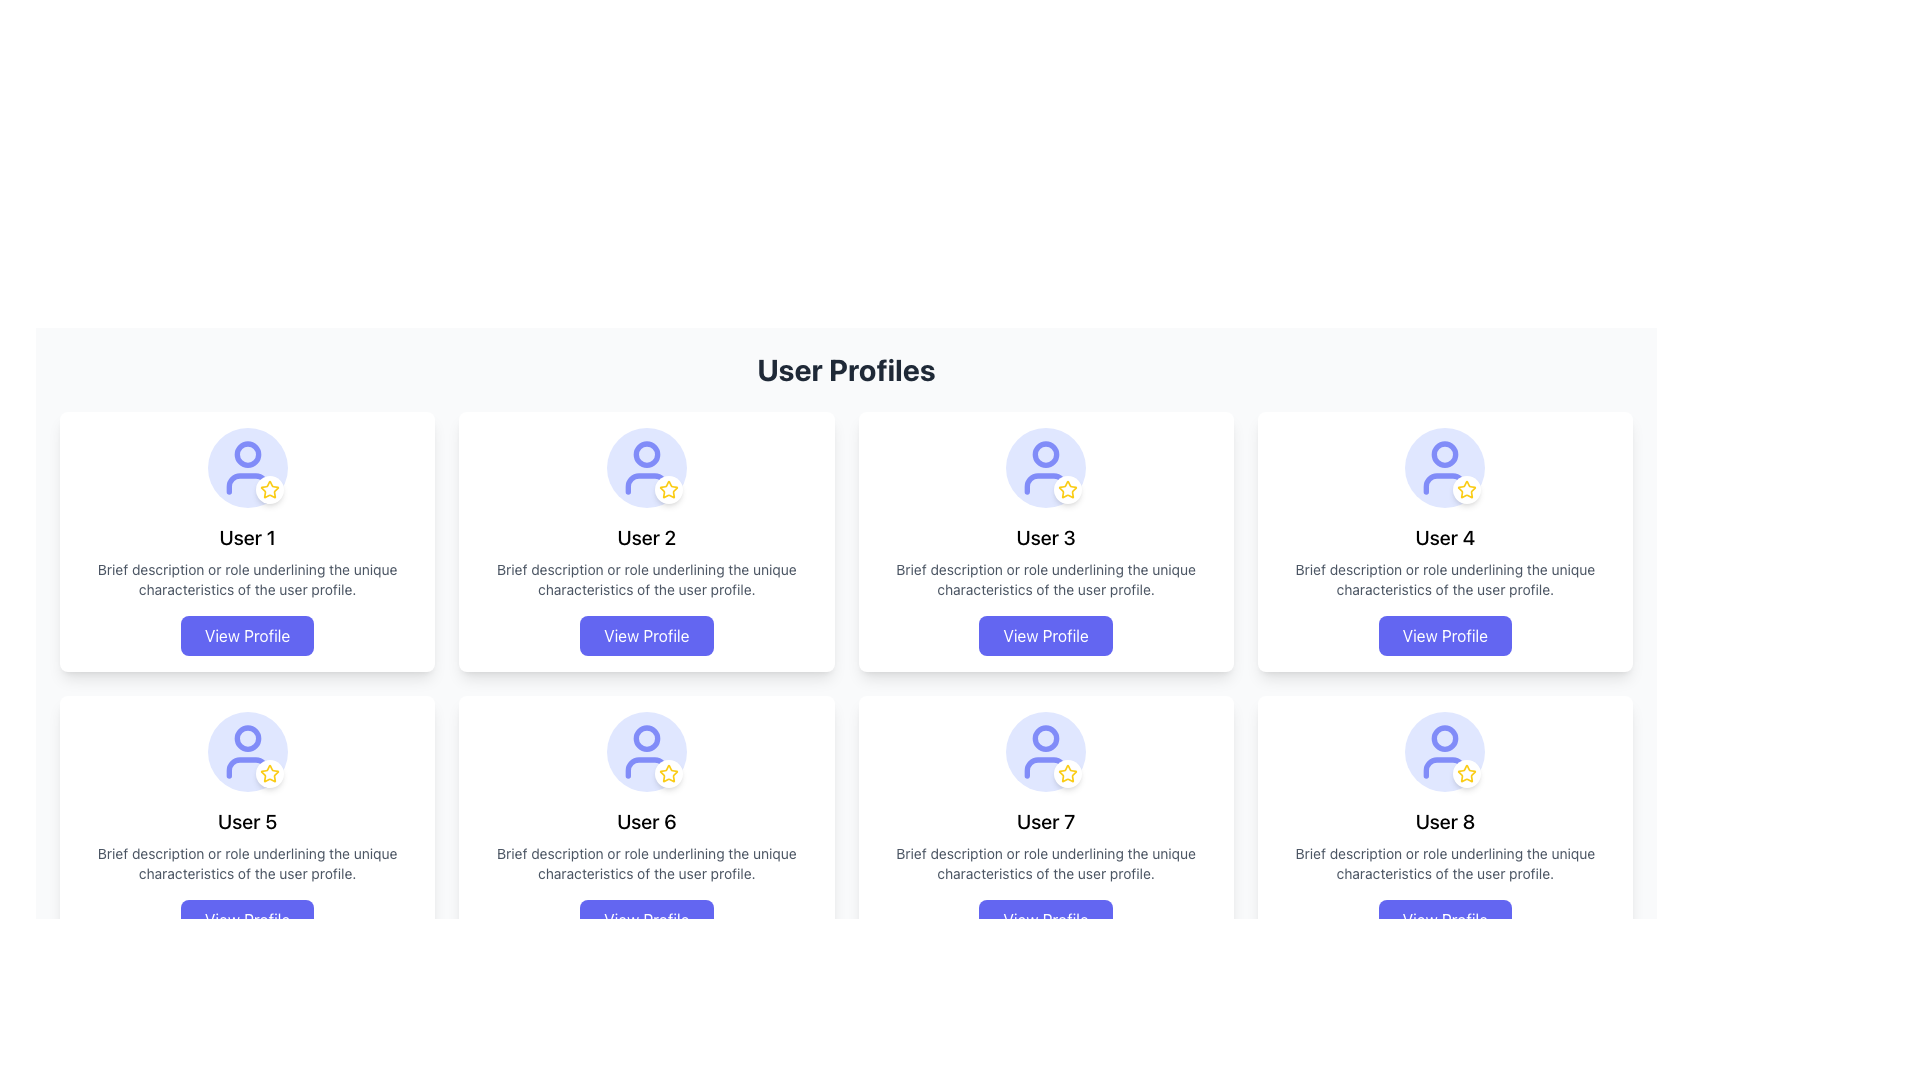  What do you see at coordinates (668, 489) in the screenshot?
I see `the yellow star icon with a white hollow center located in the 'User 2' profile card, positioned near the avatar image` at bounding box center [668, 489].